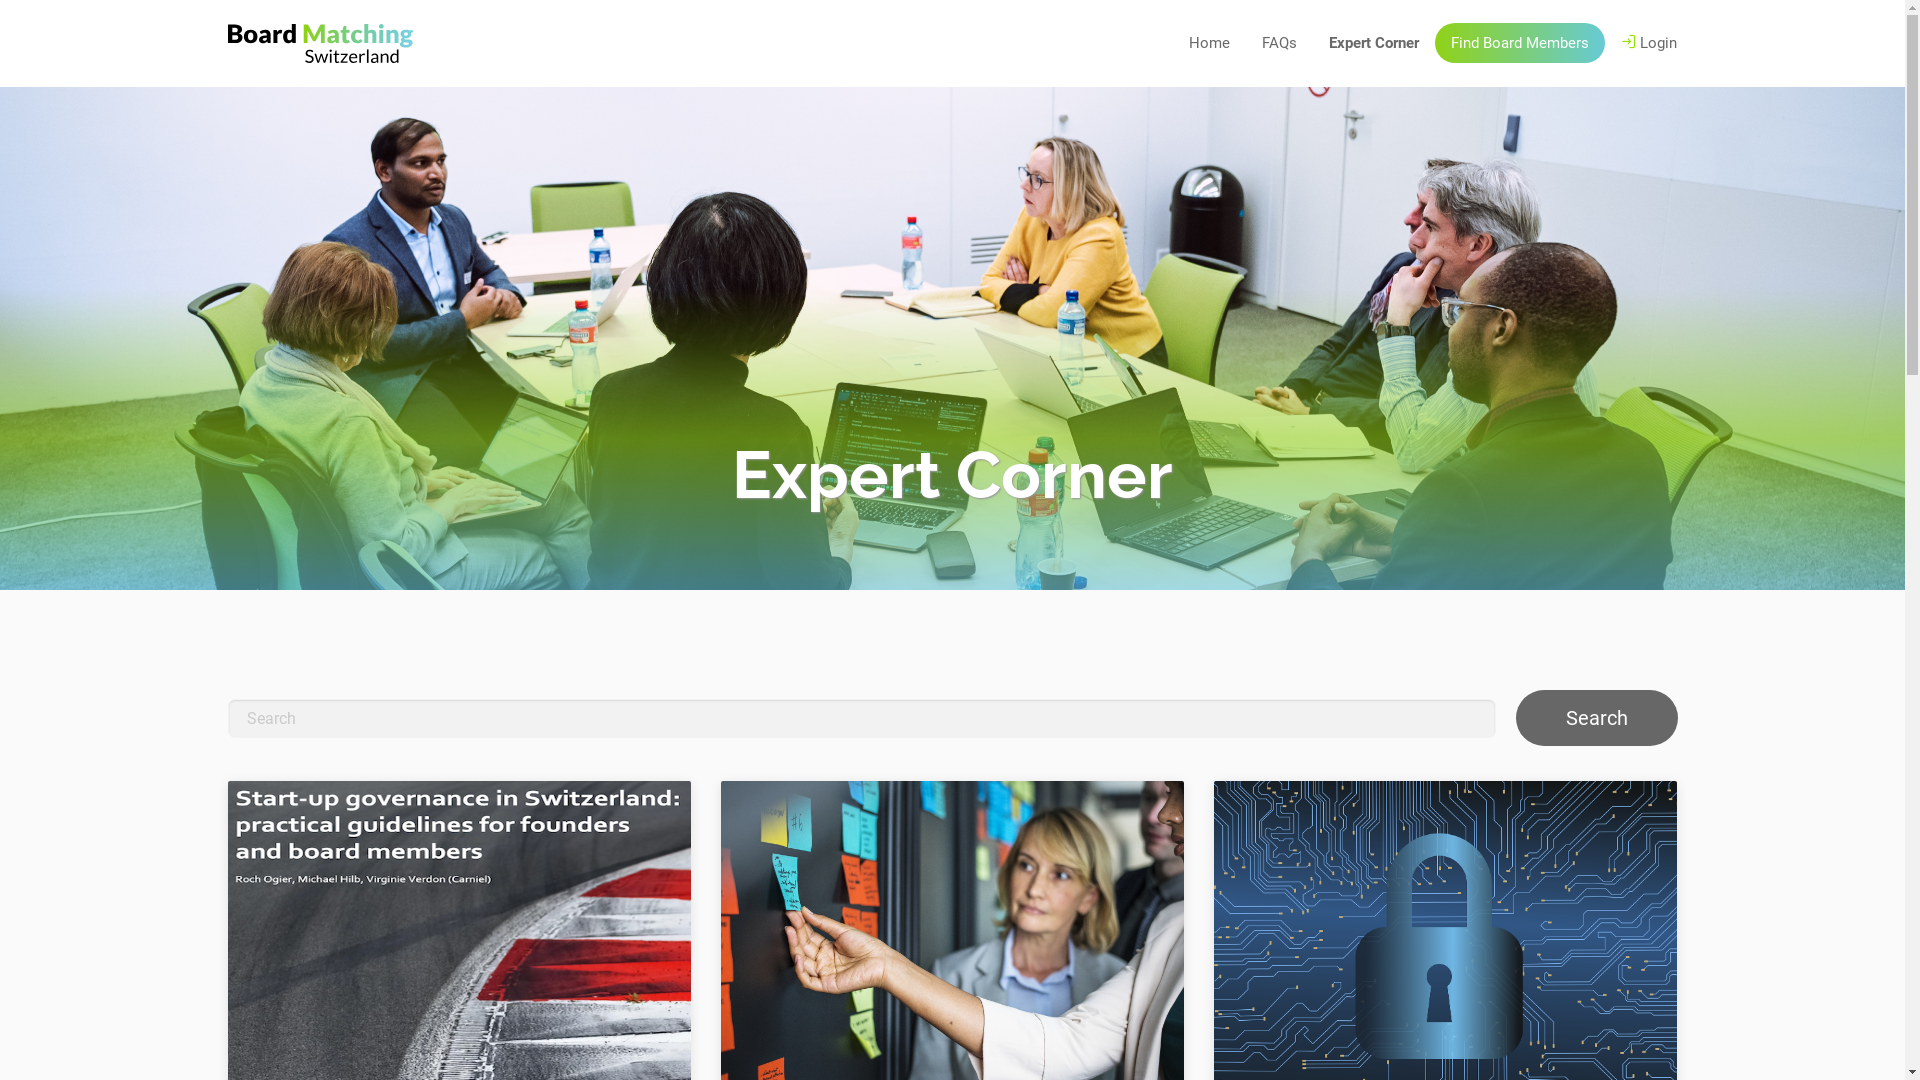 The image size is (1920, 1080). I want to click on 'FAQs', so click(1278, 42).